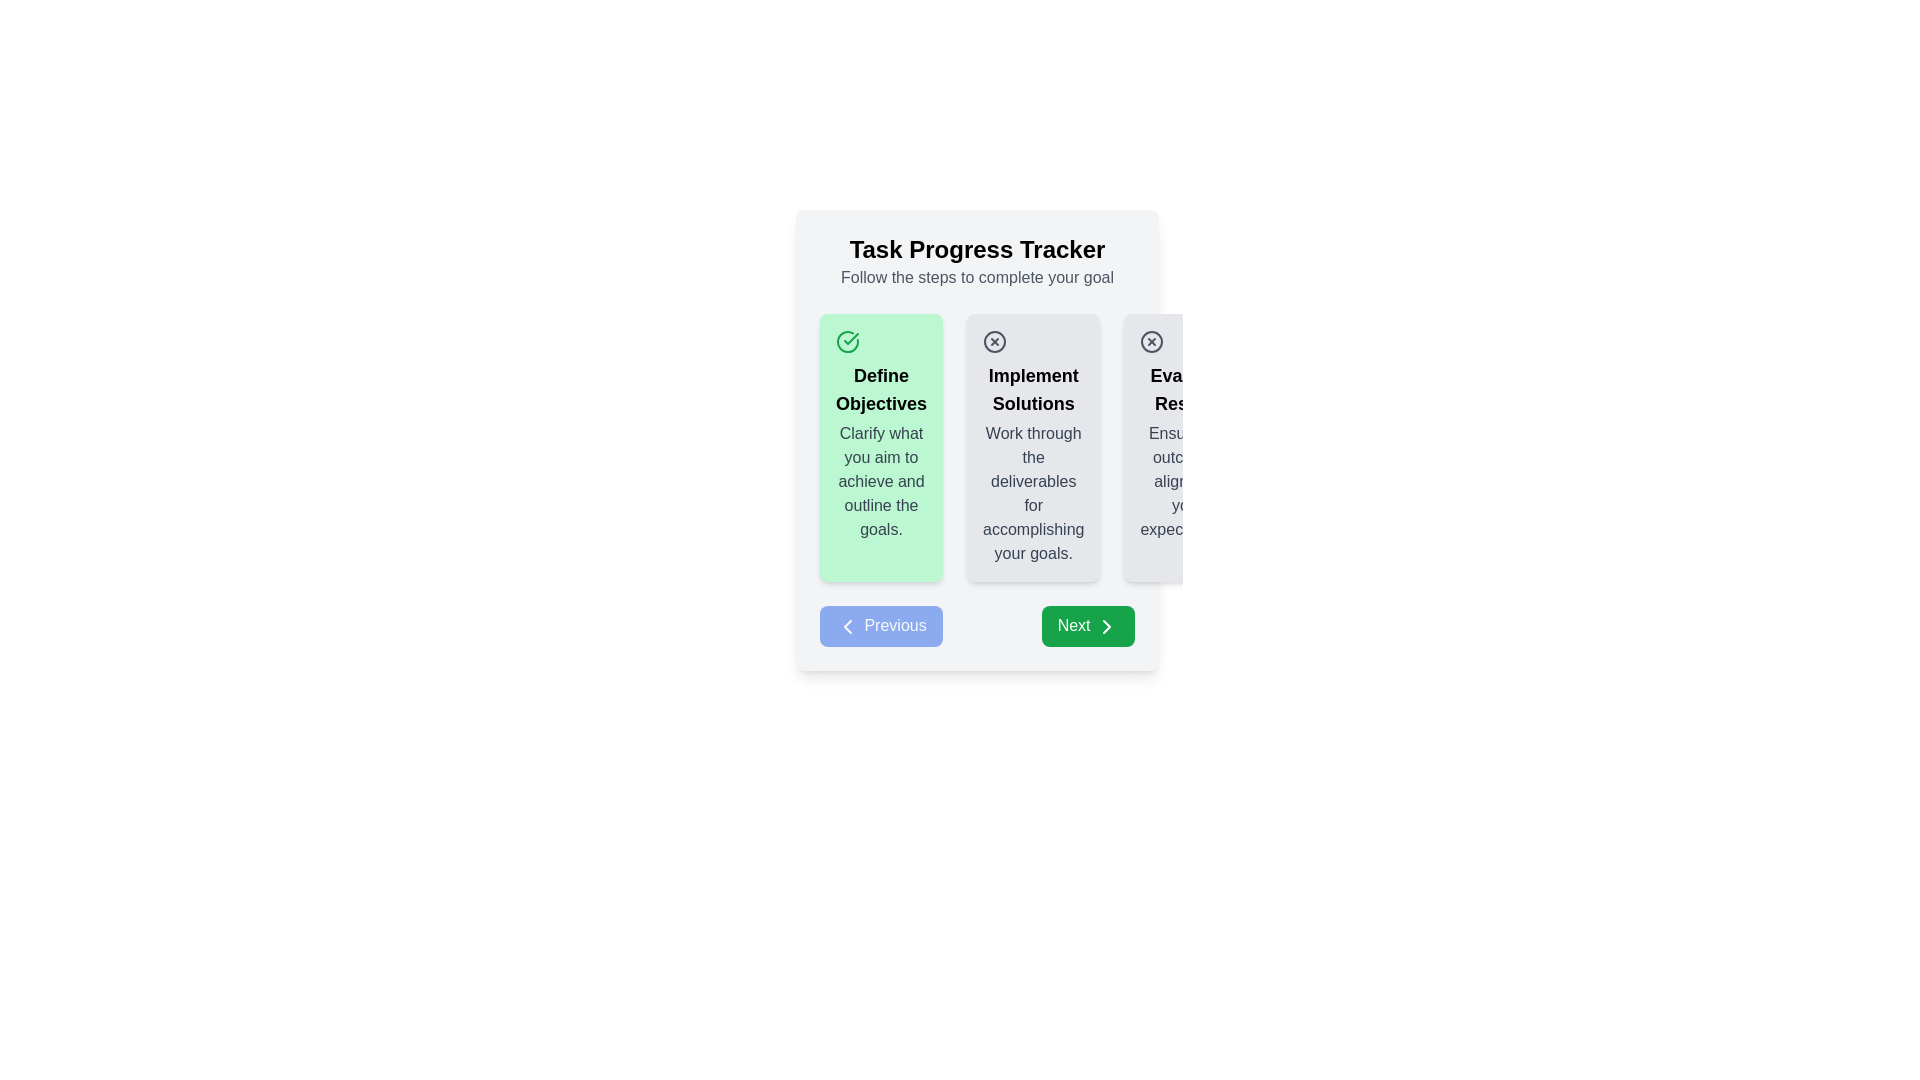 Image resolution: width=1920 pixels, height=1080 pixels. What do you see at coordinates (995, 341) in the screenshot?
I see `the error or cancel indicator icon located in the middle of the second card under the 'Implement Solutions' section of the progress tracker` at bounding box center [995, 341].